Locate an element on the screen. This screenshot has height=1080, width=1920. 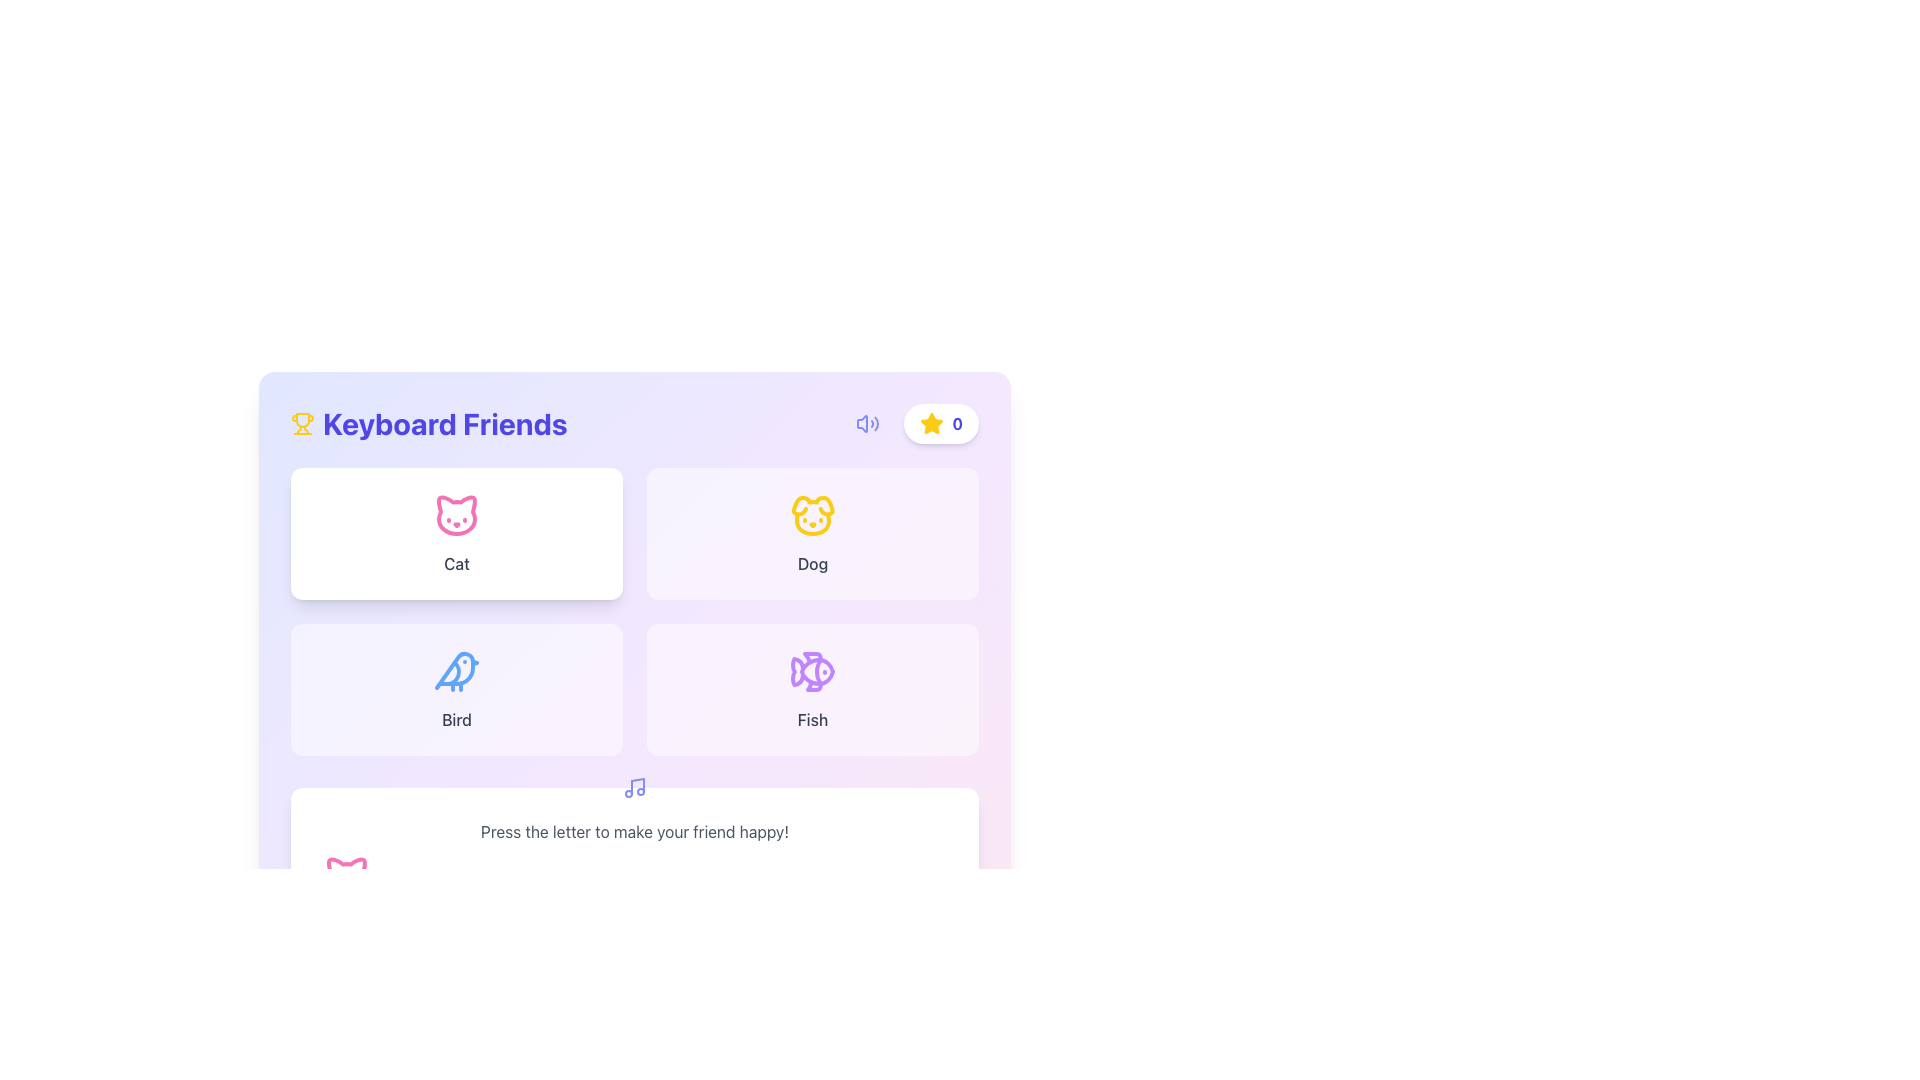
the blue bird icon displayed in a white, semi-transparent card with rounded edges, located in the third card on the left in the middle row of a grid layout is located at coordinates (455, 671).